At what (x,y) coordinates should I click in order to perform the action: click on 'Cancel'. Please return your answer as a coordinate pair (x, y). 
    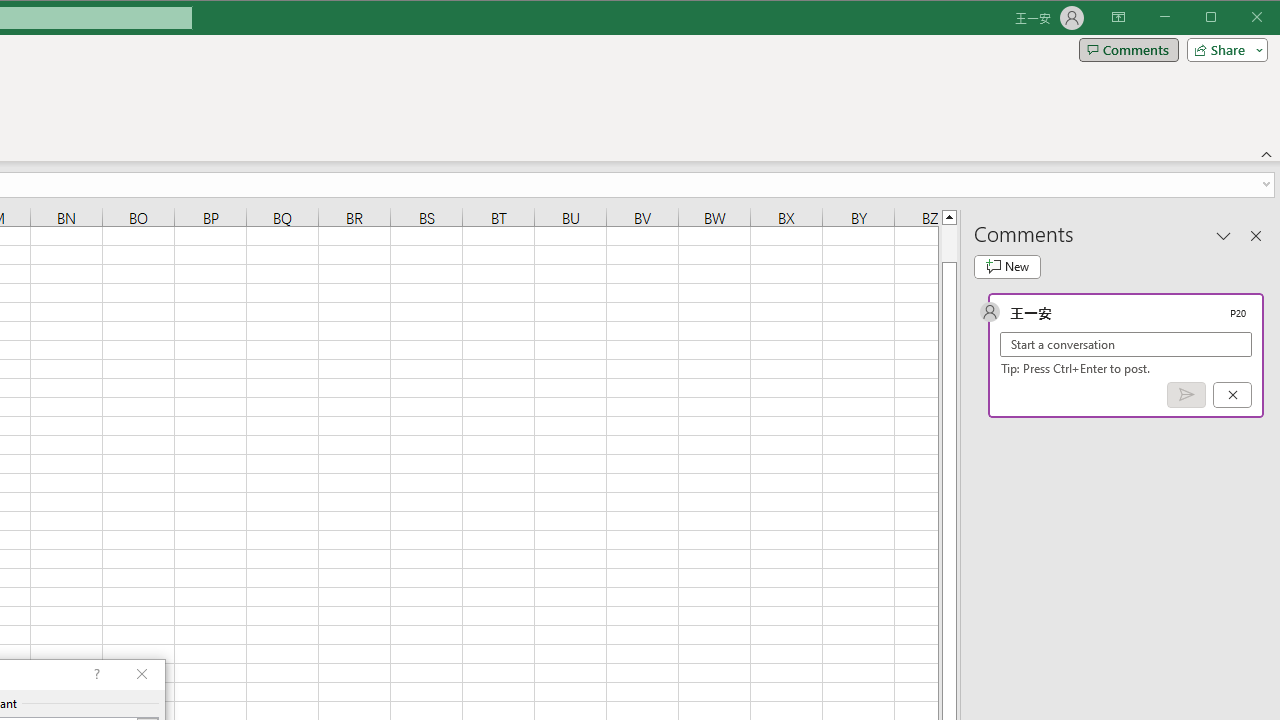
    Looking at the image, I should click on (1231, 395).